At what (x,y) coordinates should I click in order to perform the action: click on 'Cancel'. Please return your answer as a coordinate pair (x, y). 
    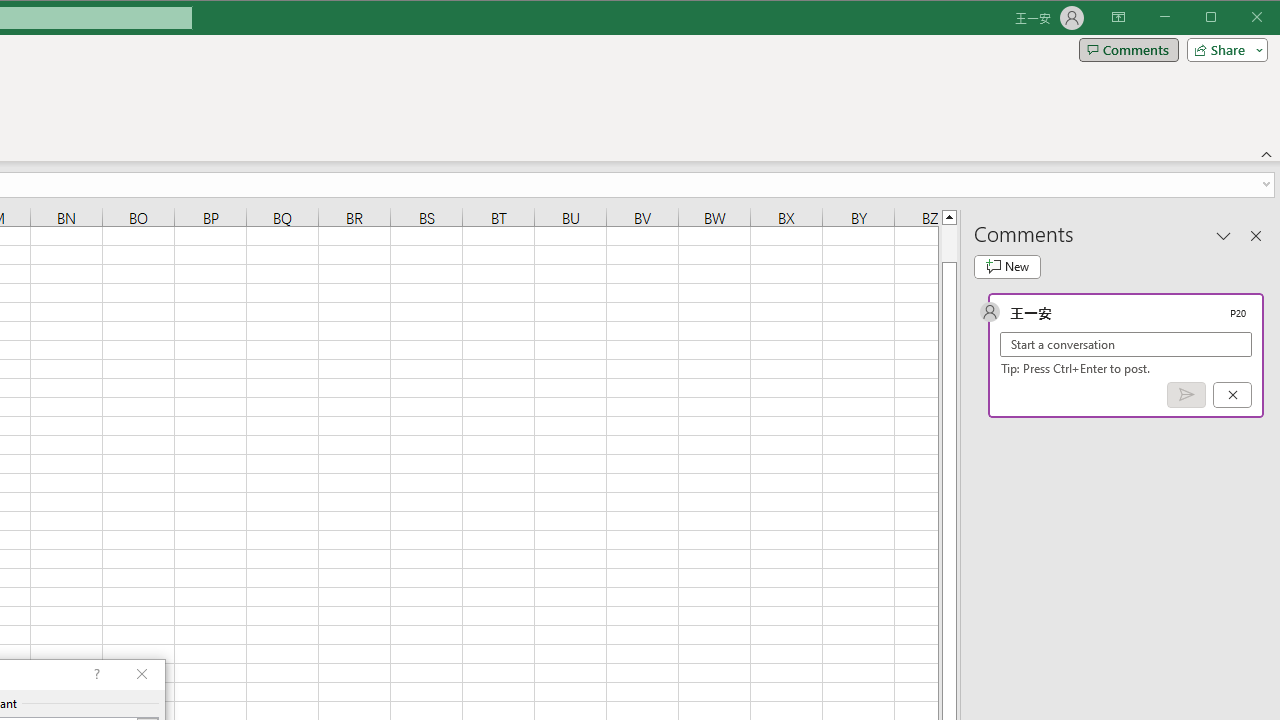
    Looking at the image, I should click on (1231, 395).